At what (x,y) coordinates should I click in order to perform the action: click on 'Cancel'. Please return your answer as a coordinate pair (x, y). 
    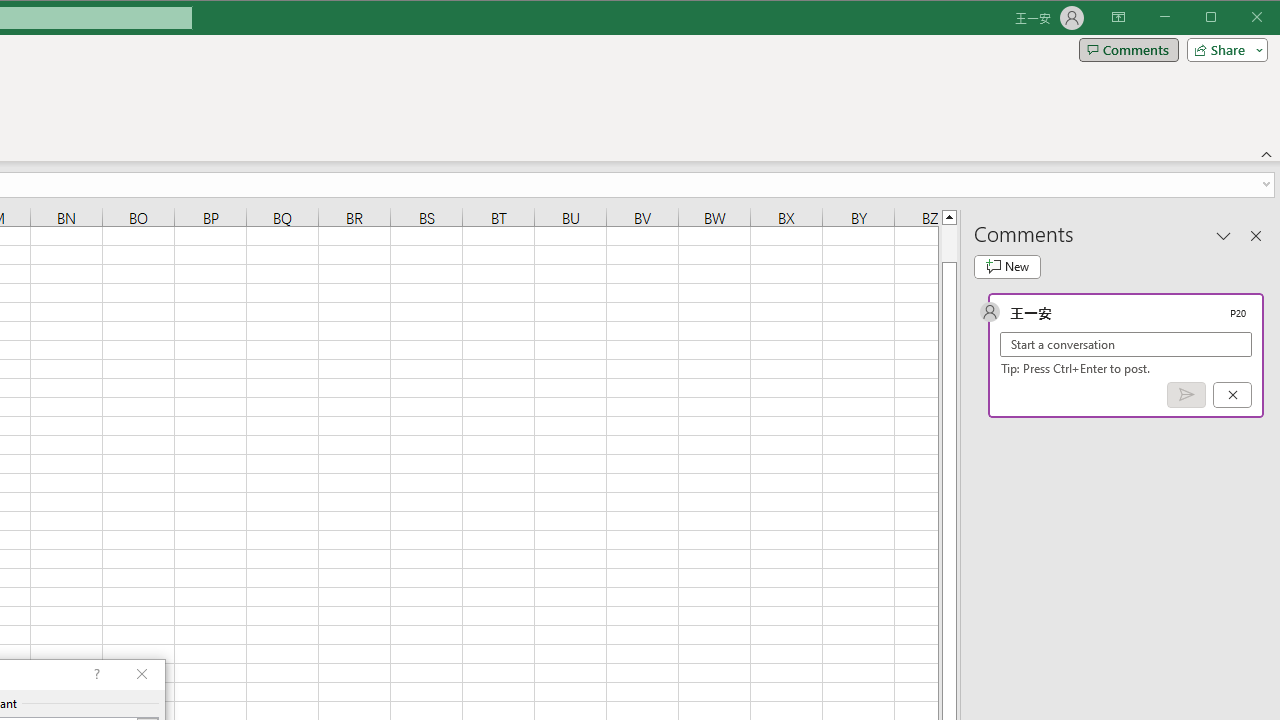
    Looking at the image, I should click on (1231, 395).